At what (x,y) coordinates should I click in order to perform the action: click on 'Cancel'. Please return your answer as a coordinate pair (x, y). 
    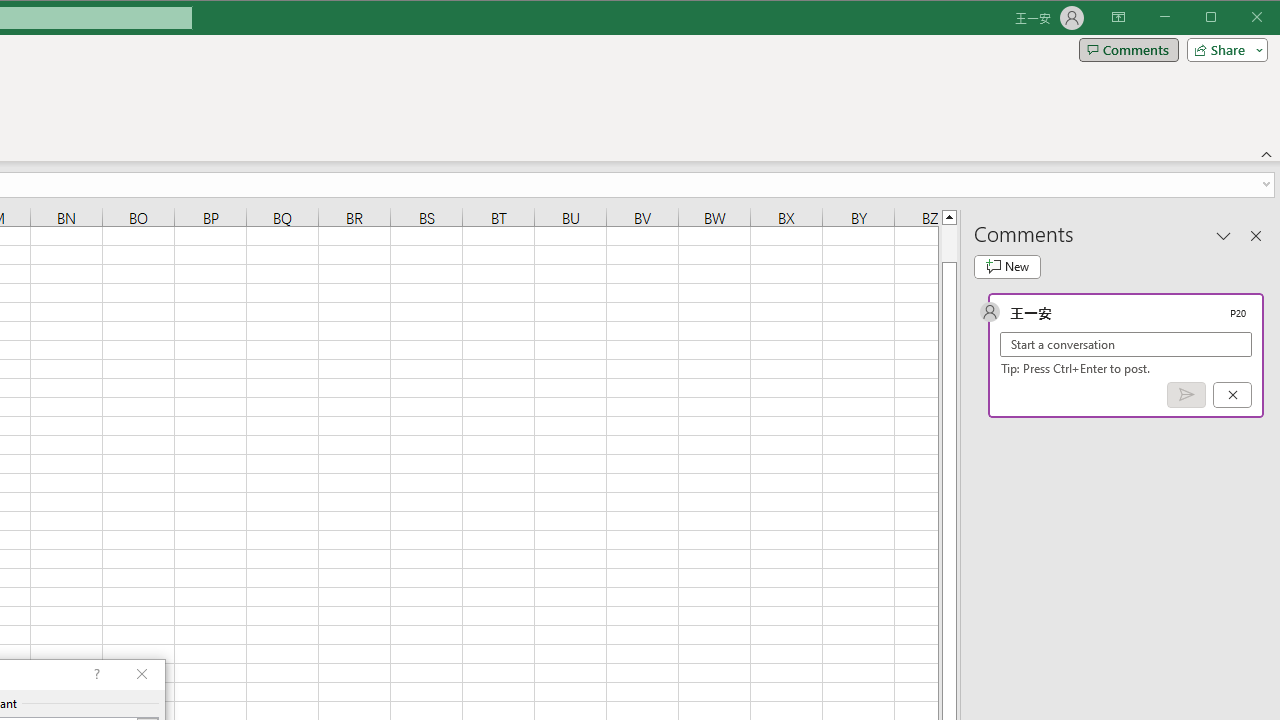
    Looking at the image, I should click on (1231, 395).